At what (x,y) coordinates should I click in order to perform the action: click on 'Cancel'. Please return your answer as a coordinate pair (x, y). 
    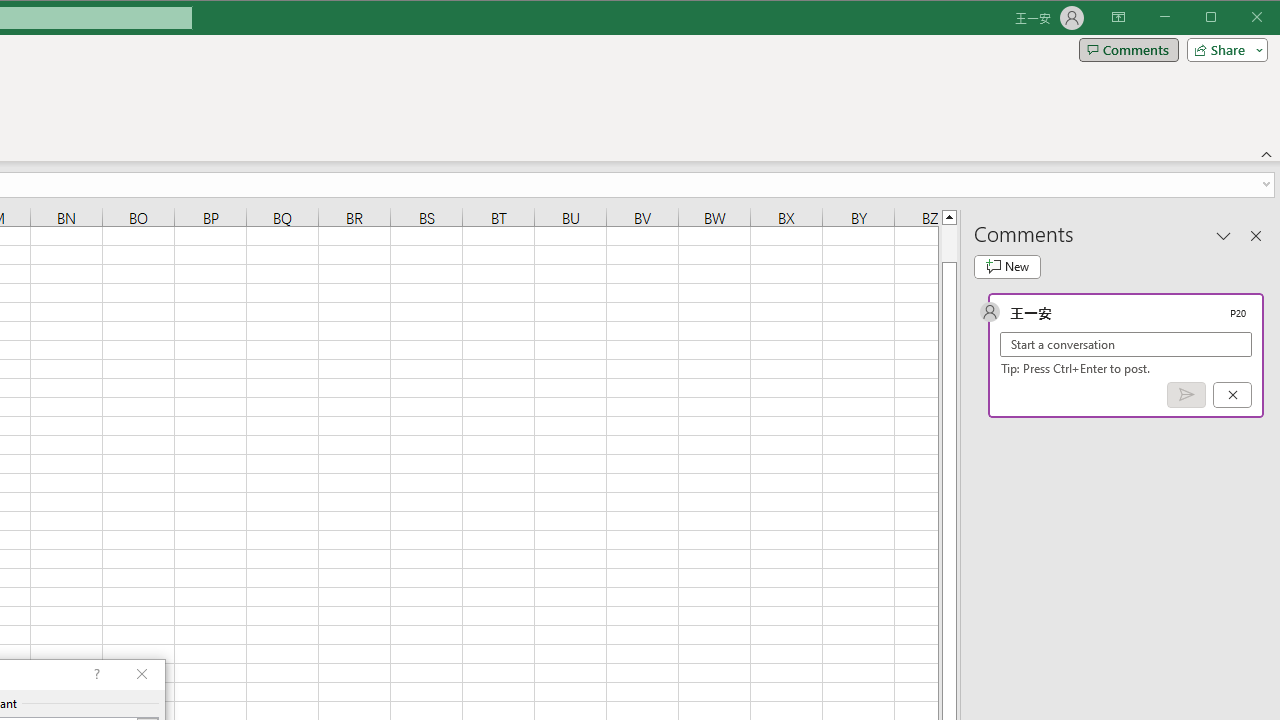
    Looking at the image, I should click on (1231, 395).